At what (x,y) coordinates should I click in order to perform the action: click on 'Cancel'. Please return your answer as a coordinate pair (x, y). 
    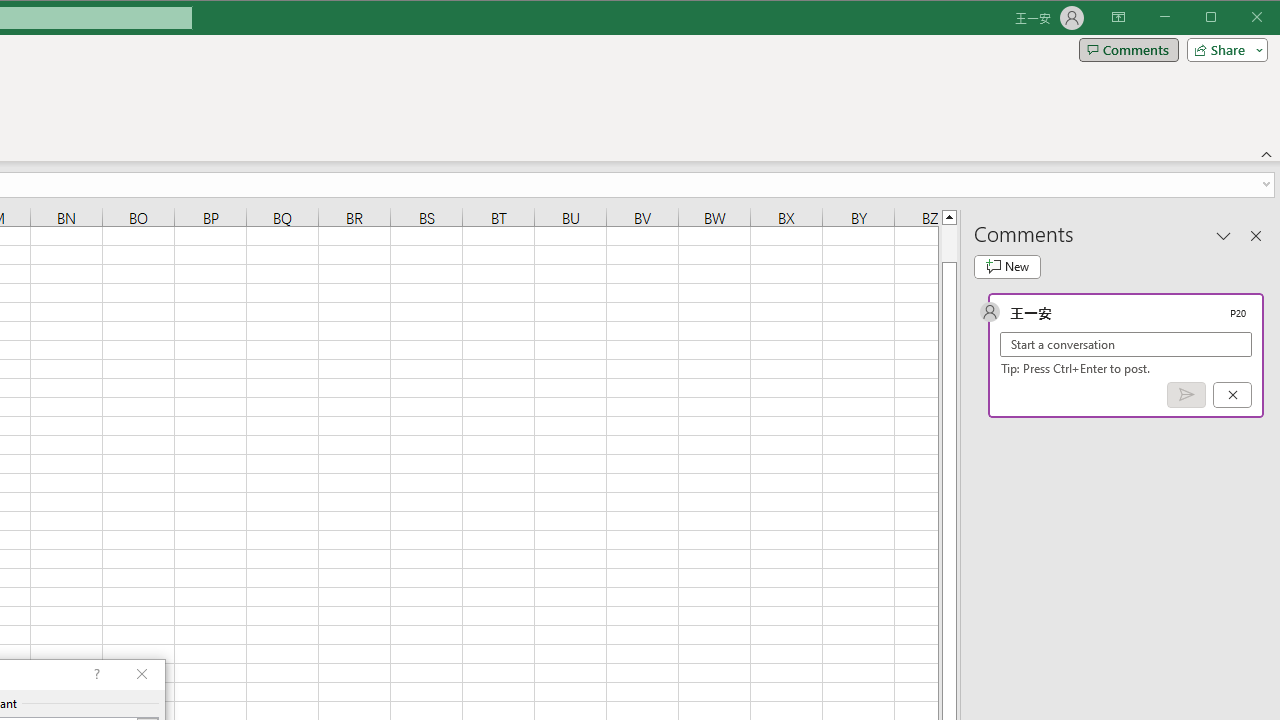
    Looking at the image, I should click on (1231, 395).